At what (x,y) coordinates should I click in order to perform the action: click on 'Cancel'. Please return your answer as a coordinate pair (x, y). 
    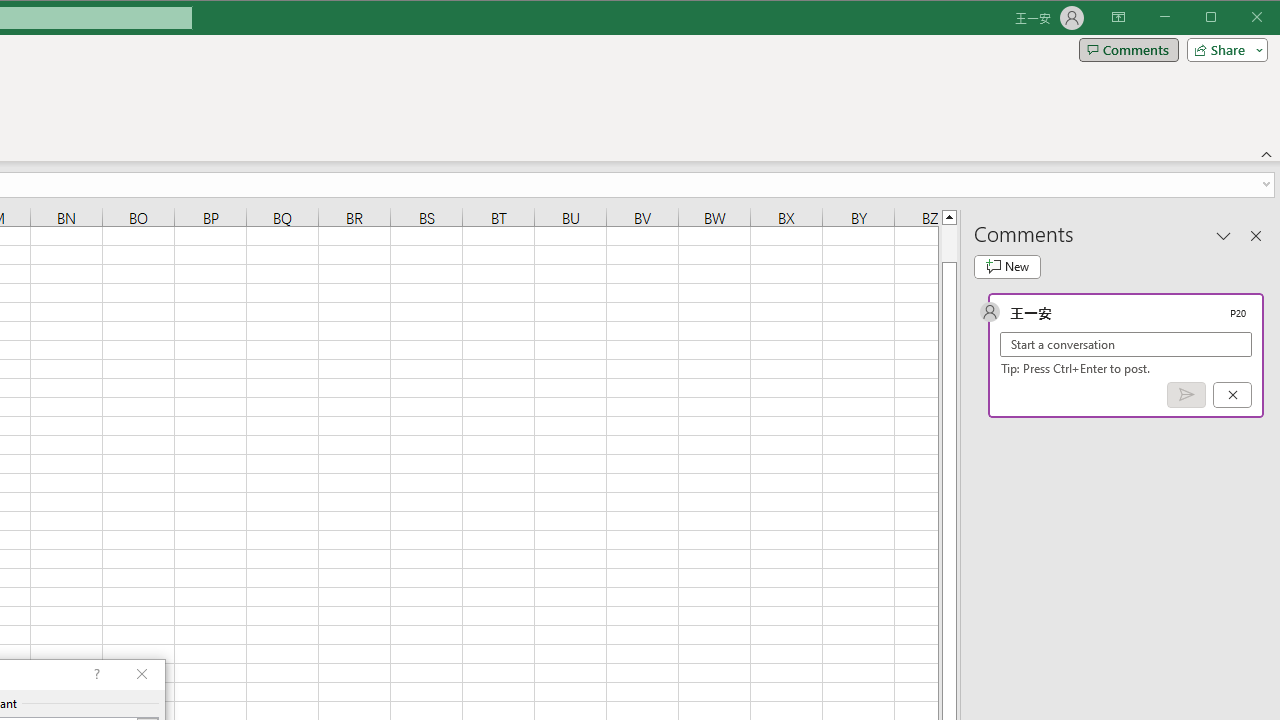
    Looking at the image, I should click on (1231, 395).